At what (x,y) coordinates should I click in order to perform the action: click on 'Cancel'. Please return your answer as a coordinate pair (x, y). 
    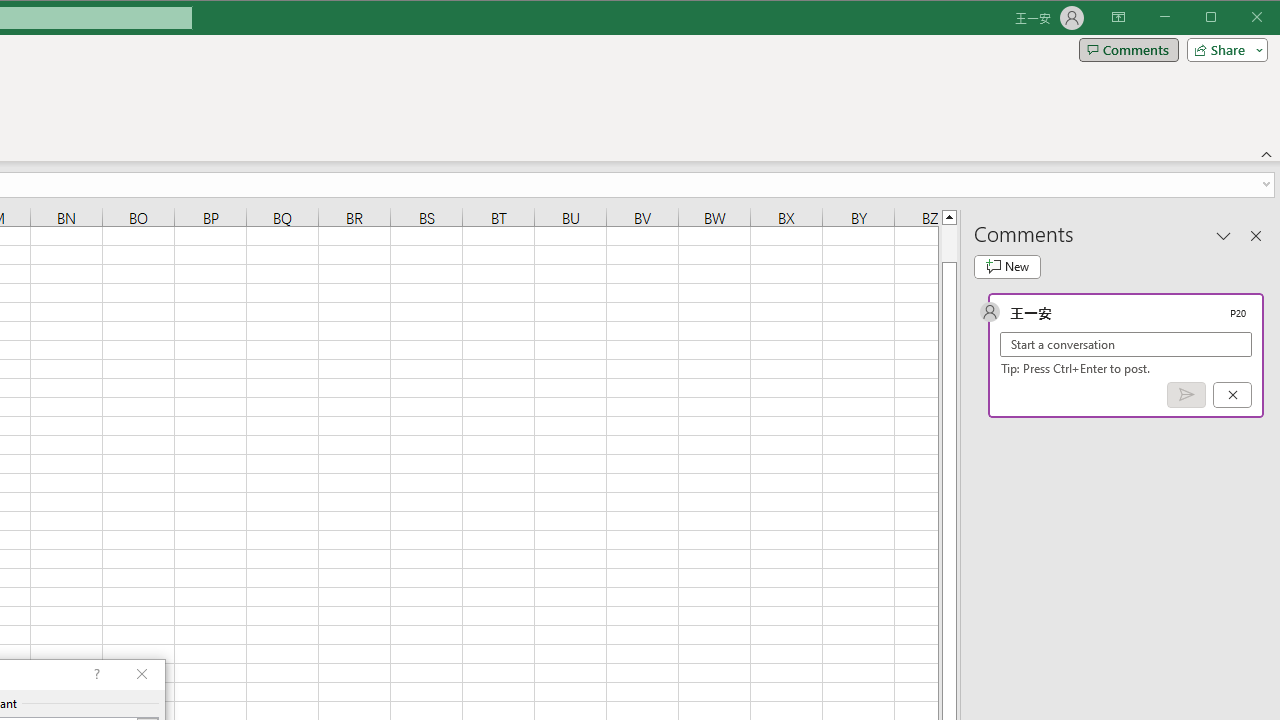
    Looking at the image, I should click on (1231, 395).